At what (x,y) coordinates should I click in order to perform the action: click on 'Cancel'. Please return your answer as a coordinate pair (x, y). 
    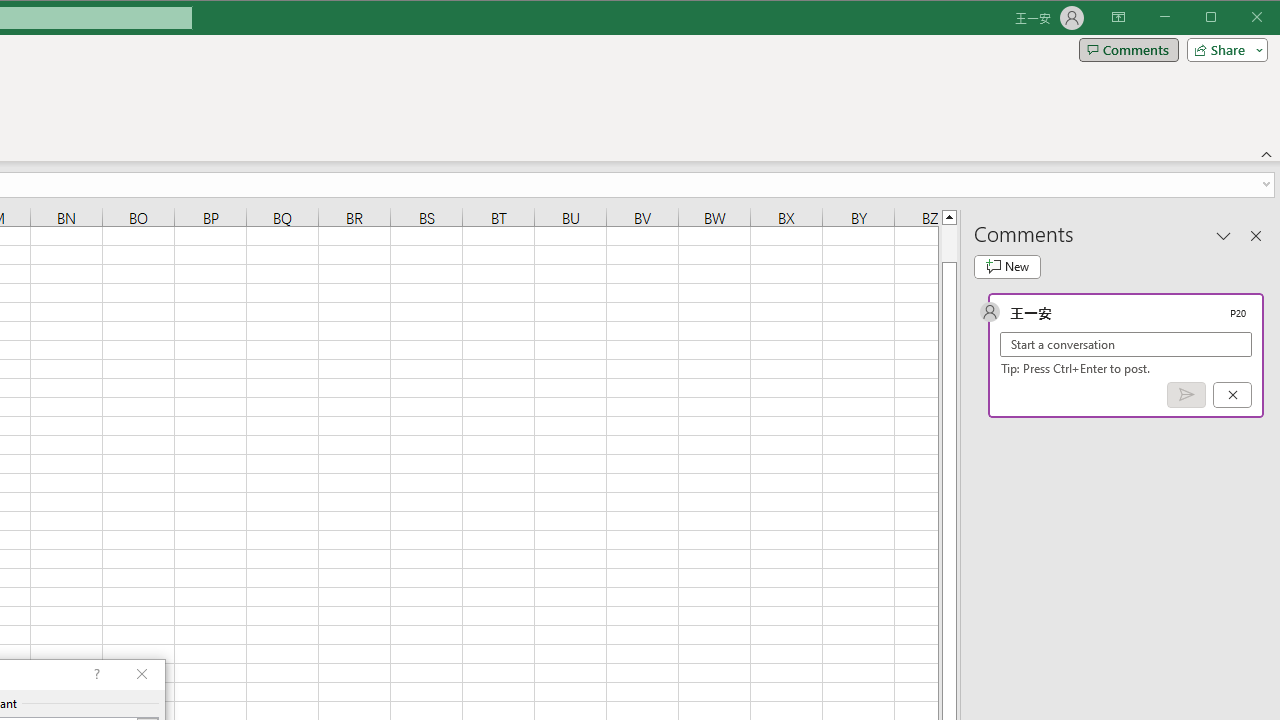
    Looking at the image, I should click on (1231, 395).